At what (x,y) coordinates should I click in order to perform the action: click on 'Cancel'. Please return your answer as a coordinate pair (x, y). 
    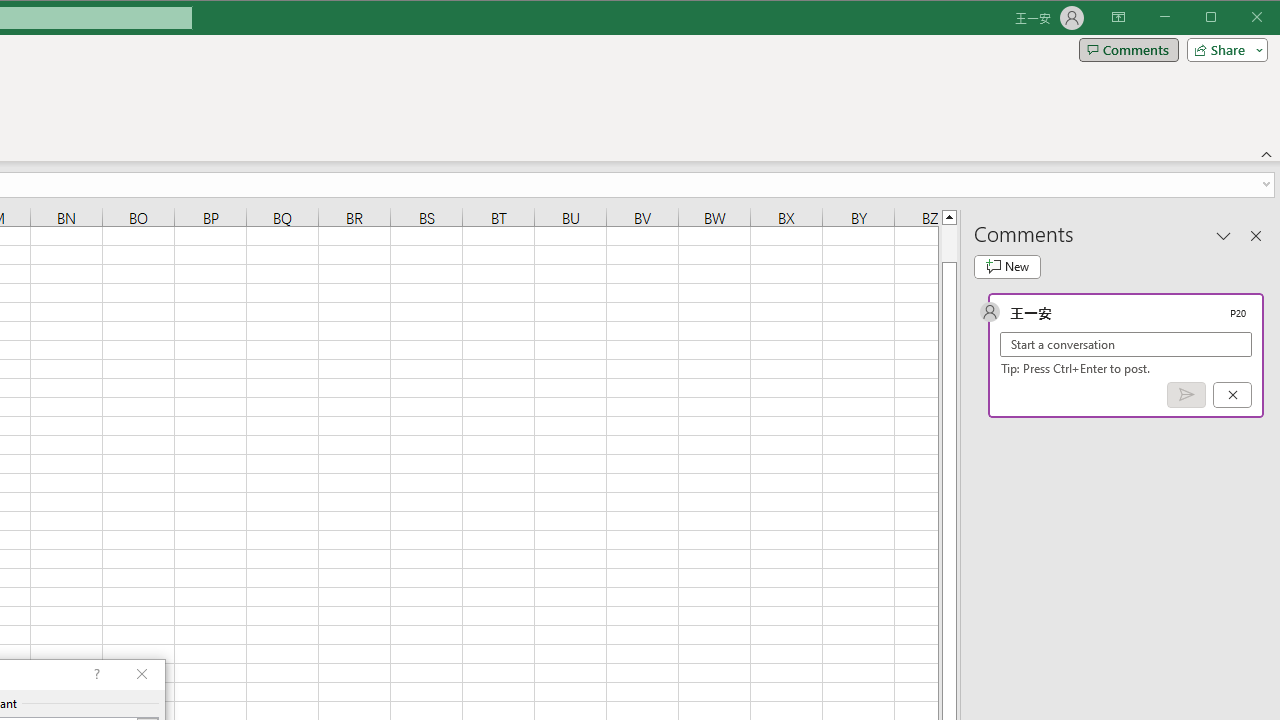
    Looking at the image, I should click on (1231, 395).